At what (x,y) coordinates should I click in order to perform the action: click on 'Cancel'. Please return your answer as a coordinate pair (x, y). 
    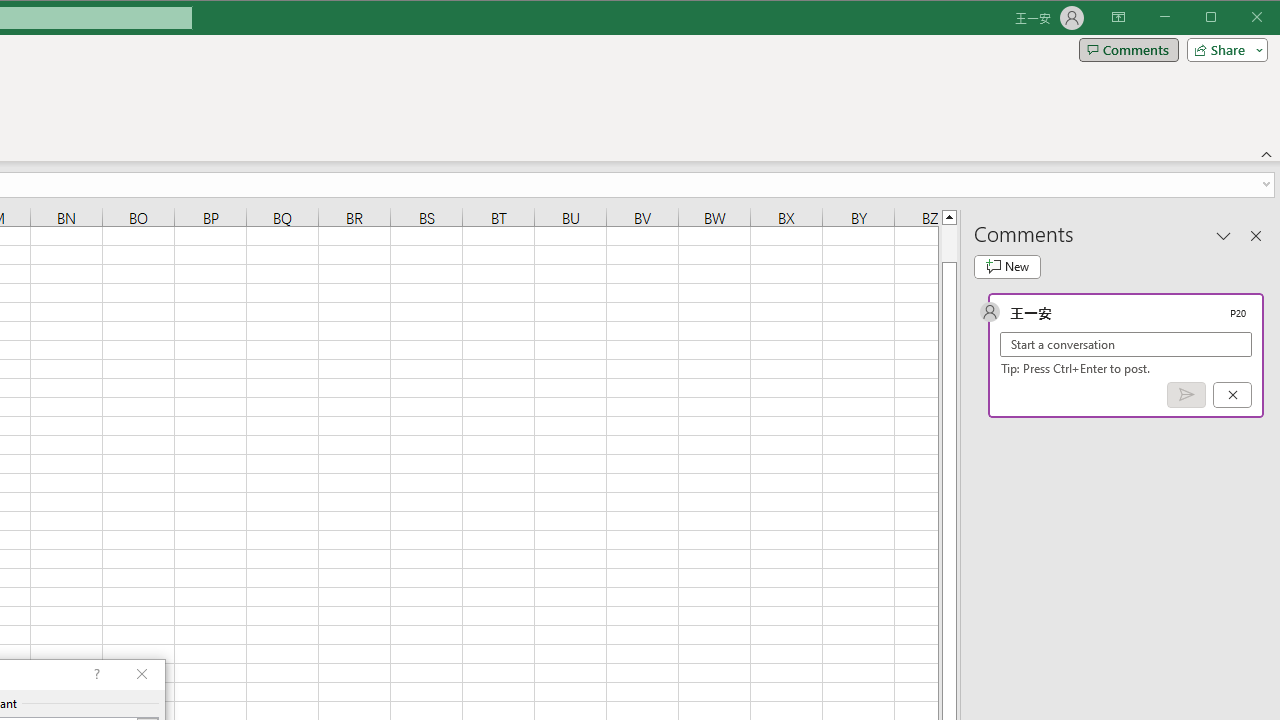
    Looking at the image, I should click on (1231, 395).